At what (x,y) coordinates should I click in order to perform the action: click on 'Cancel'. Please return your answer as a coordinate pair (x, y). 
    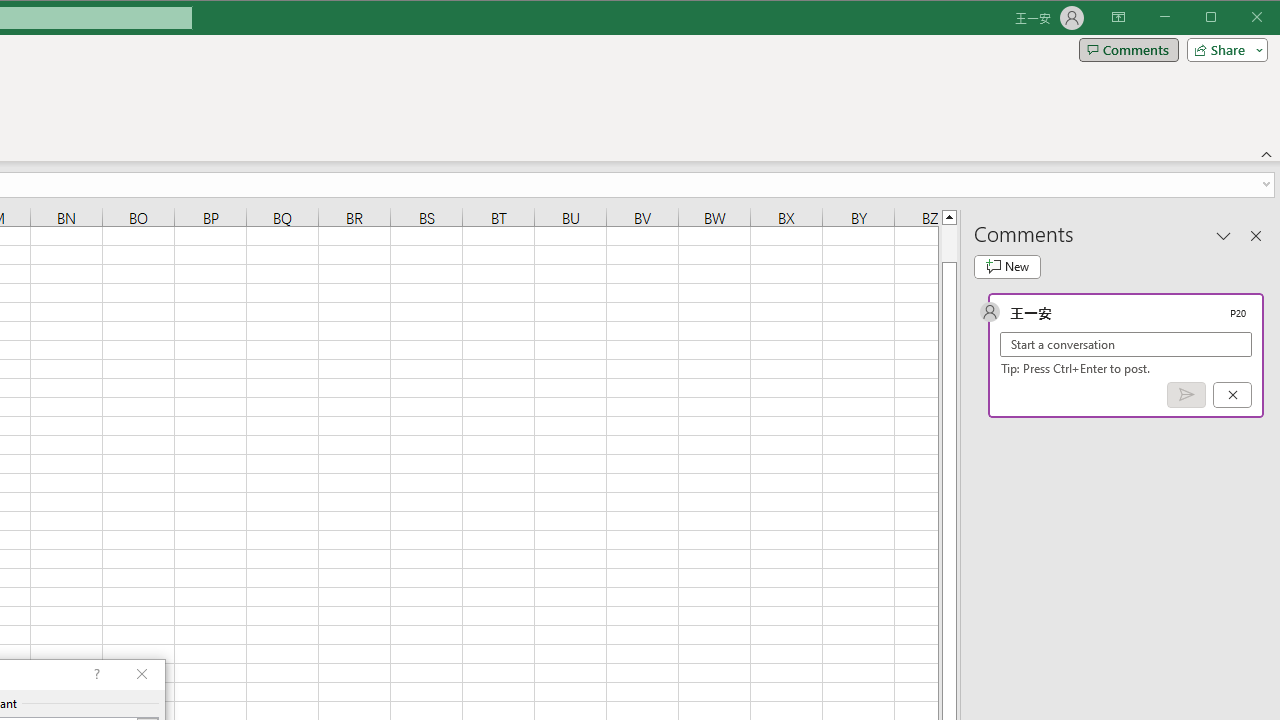
    Looking at the image, I should click on (1231, 395).